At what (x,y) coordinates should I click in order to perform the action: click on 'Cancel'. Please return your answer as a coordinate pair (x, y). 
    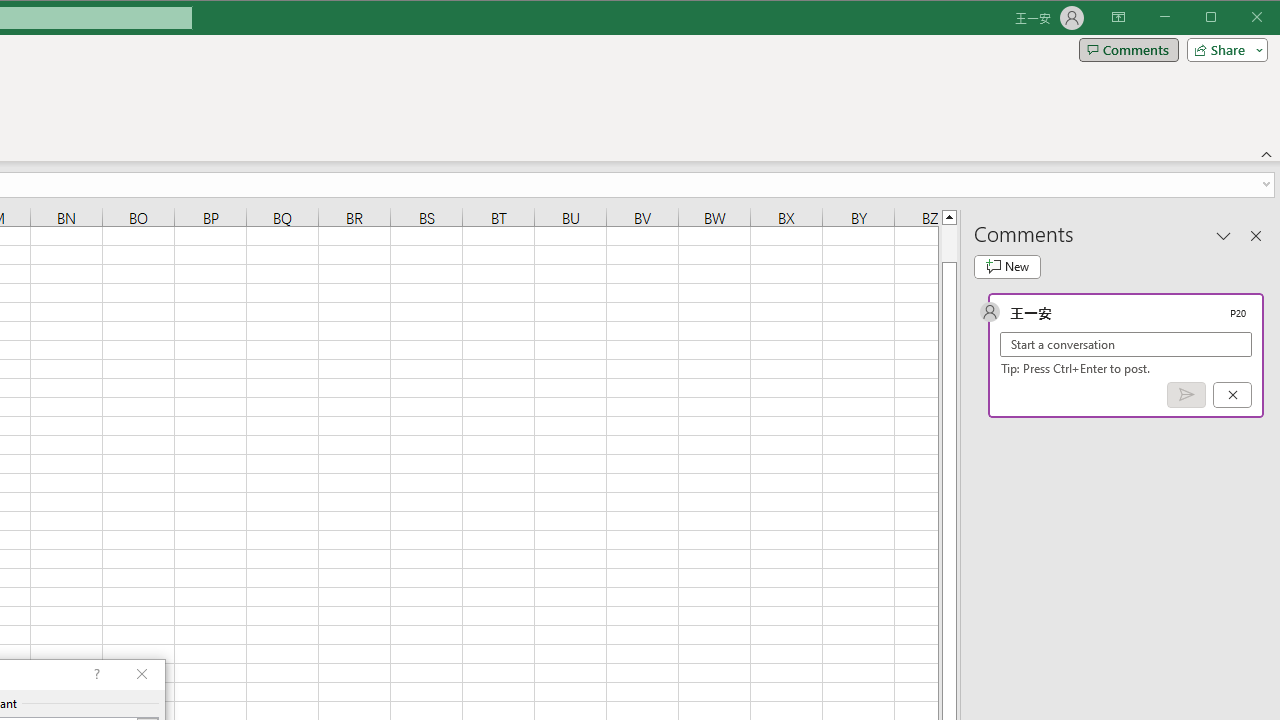
    Looking at the image, I should click on (1231, 395).